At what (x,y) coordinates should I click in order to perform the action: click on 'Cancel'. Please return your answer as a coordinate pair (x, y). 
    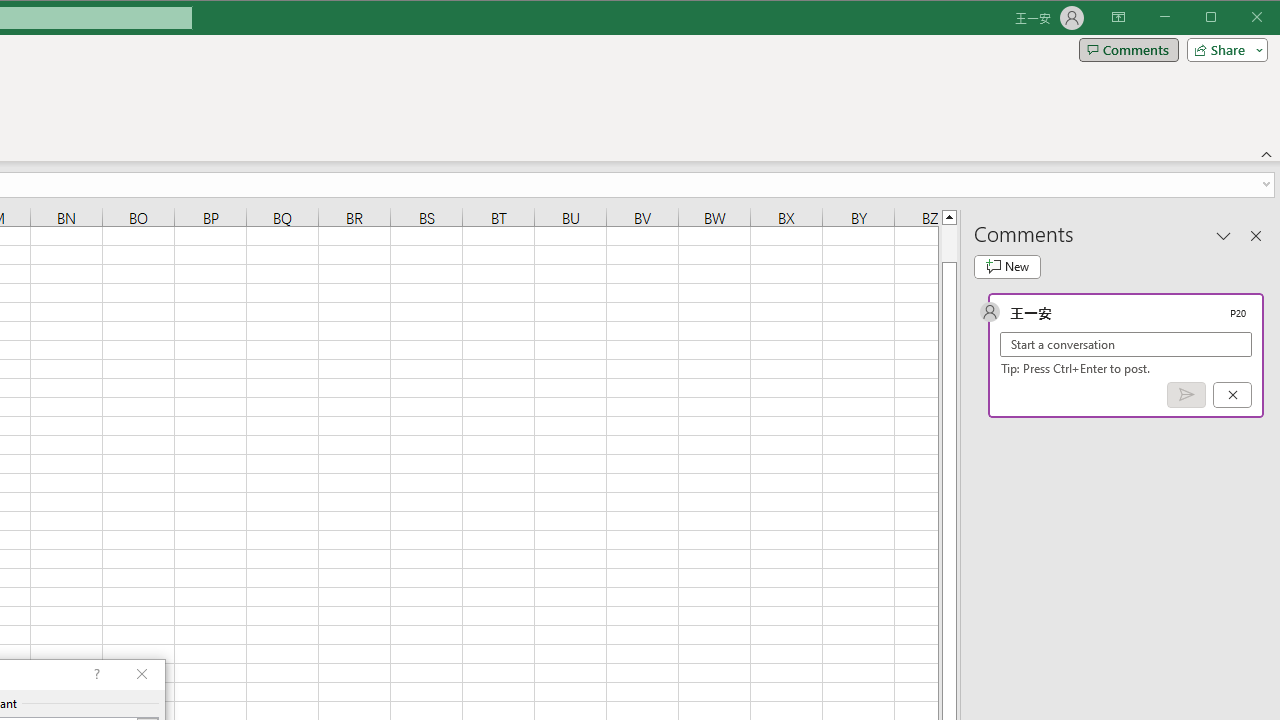
    Looking at the image, I should click on (1231, 395).